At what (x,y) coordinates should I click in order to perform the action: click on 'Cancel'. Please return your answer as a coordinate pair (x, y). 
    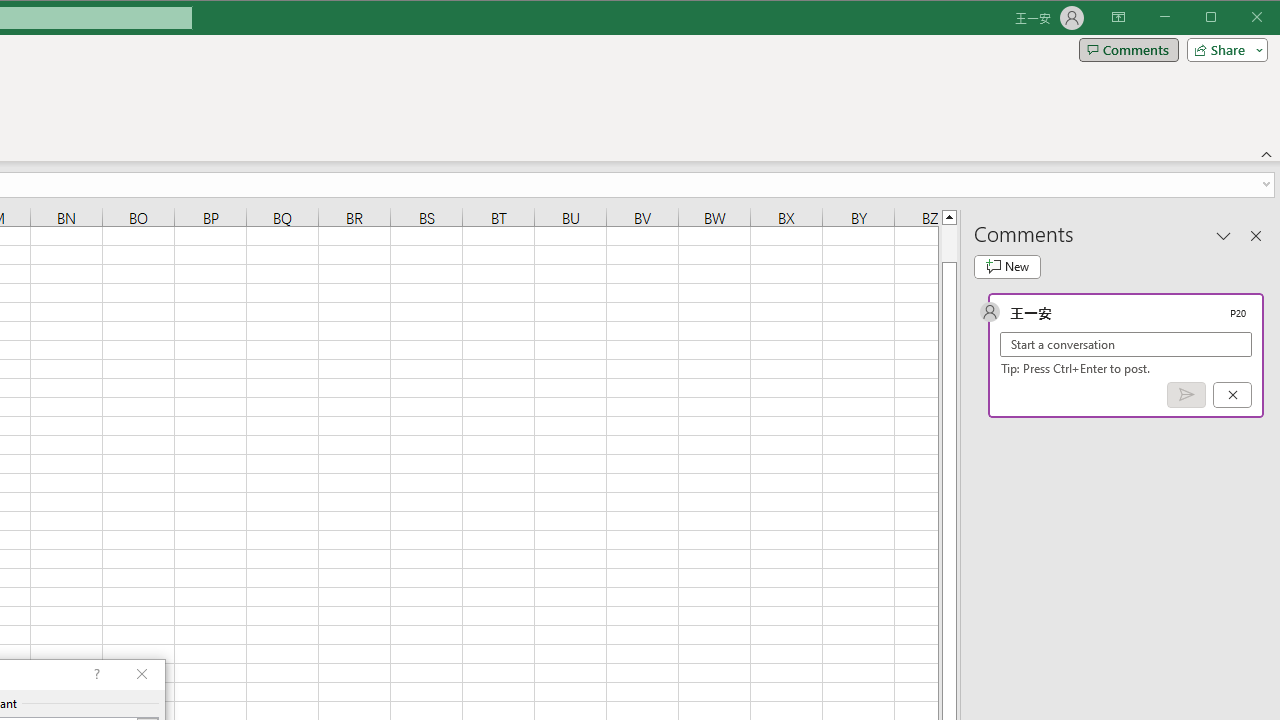
    Looking at the image, I should click on (1231, 395).